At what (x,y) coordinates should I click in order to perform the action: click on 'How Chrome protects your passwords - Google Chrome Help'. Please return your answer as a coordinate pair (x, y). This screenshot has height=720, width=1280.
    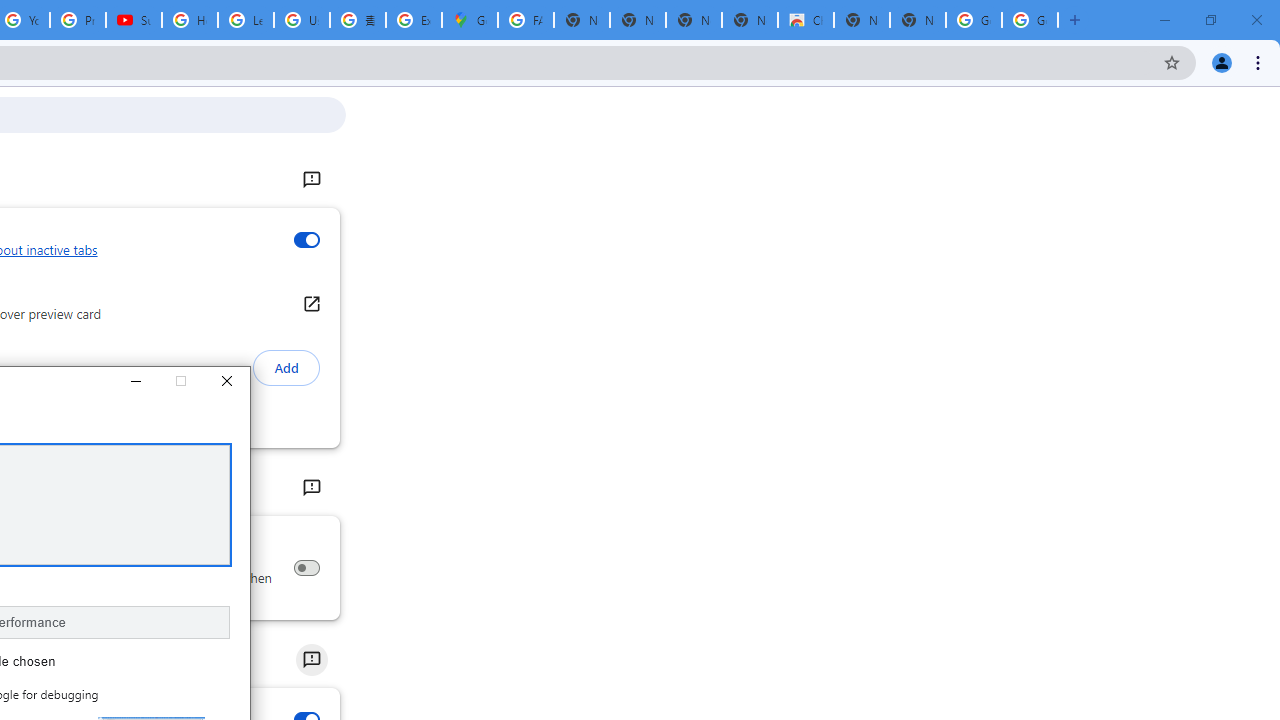
    Looking at the image, I should click on (190, 20).